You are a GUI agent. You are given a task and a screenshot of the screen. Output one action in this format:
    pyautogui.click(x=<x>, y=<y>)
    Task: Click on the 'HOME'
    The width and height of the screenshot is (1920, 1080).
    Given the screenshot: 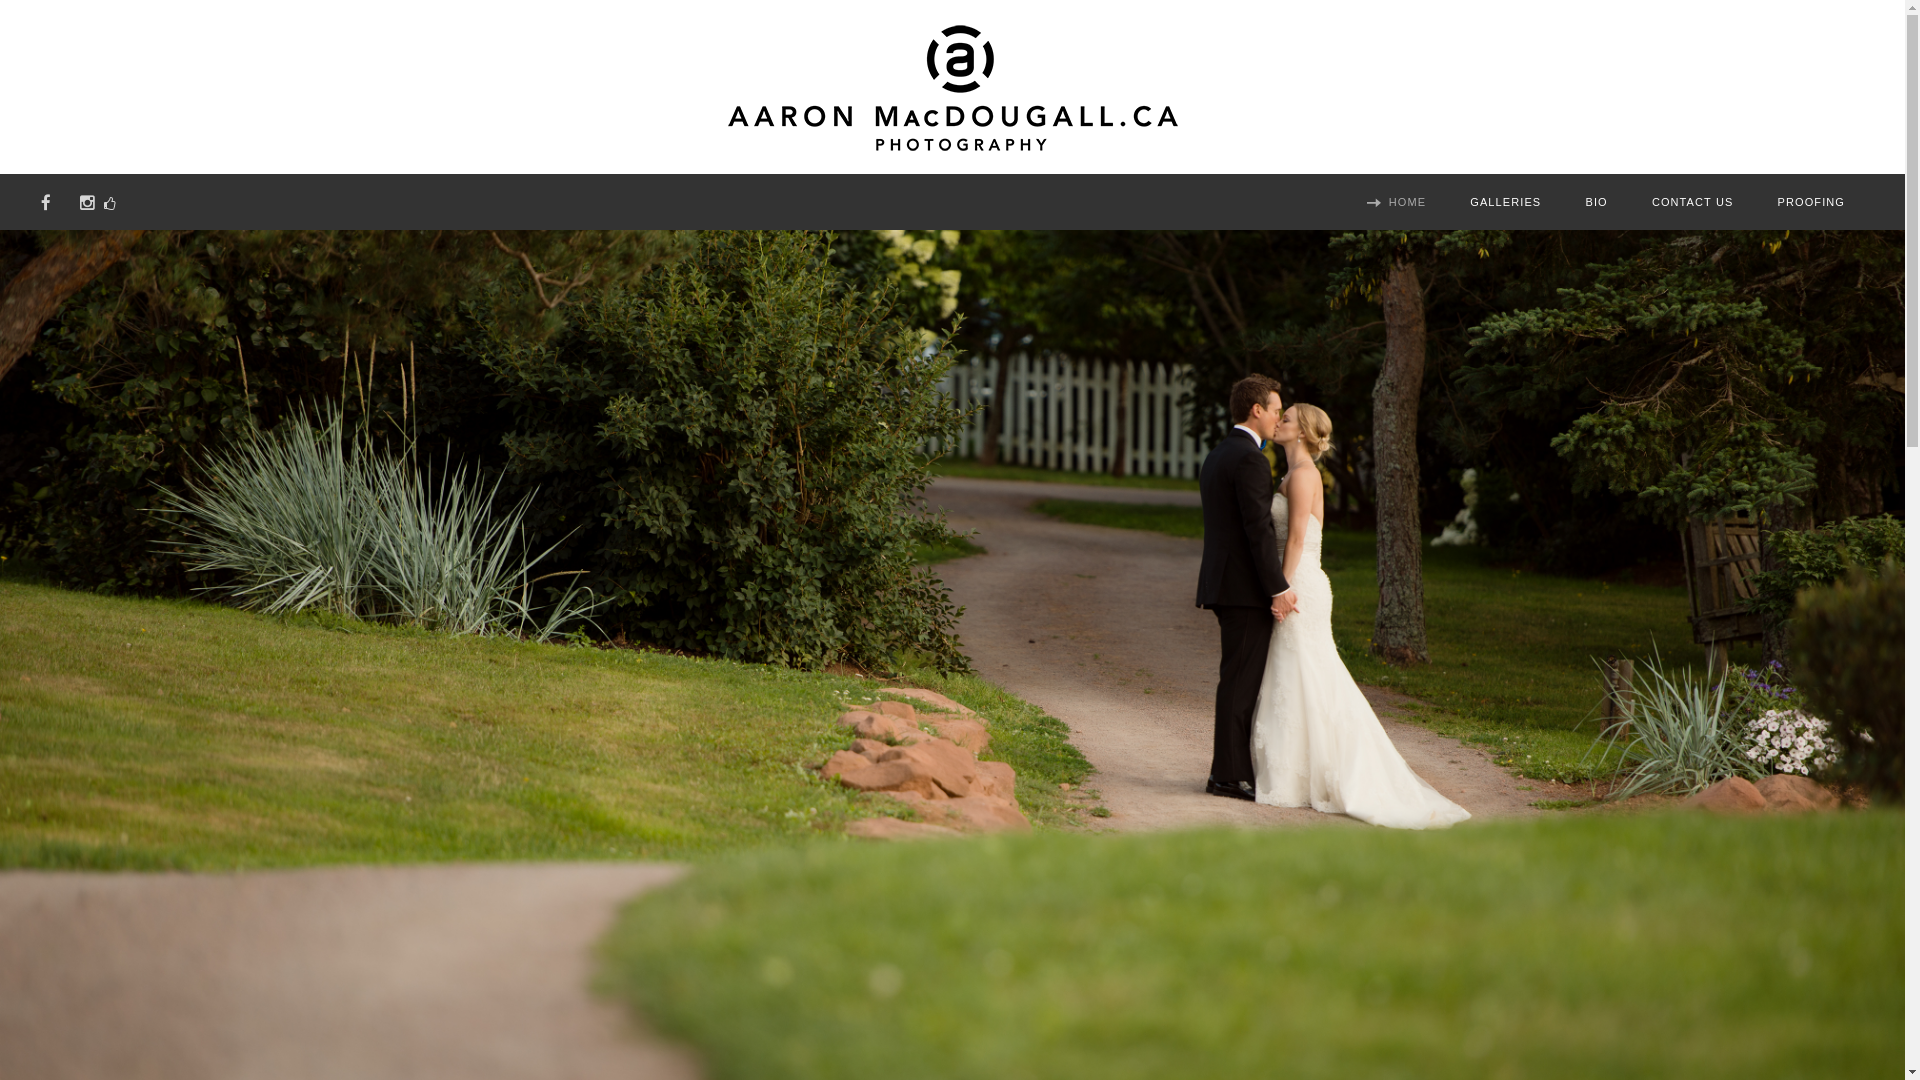 What is the action you would take?
    pyautogui.click(x=1409, y=204)
    